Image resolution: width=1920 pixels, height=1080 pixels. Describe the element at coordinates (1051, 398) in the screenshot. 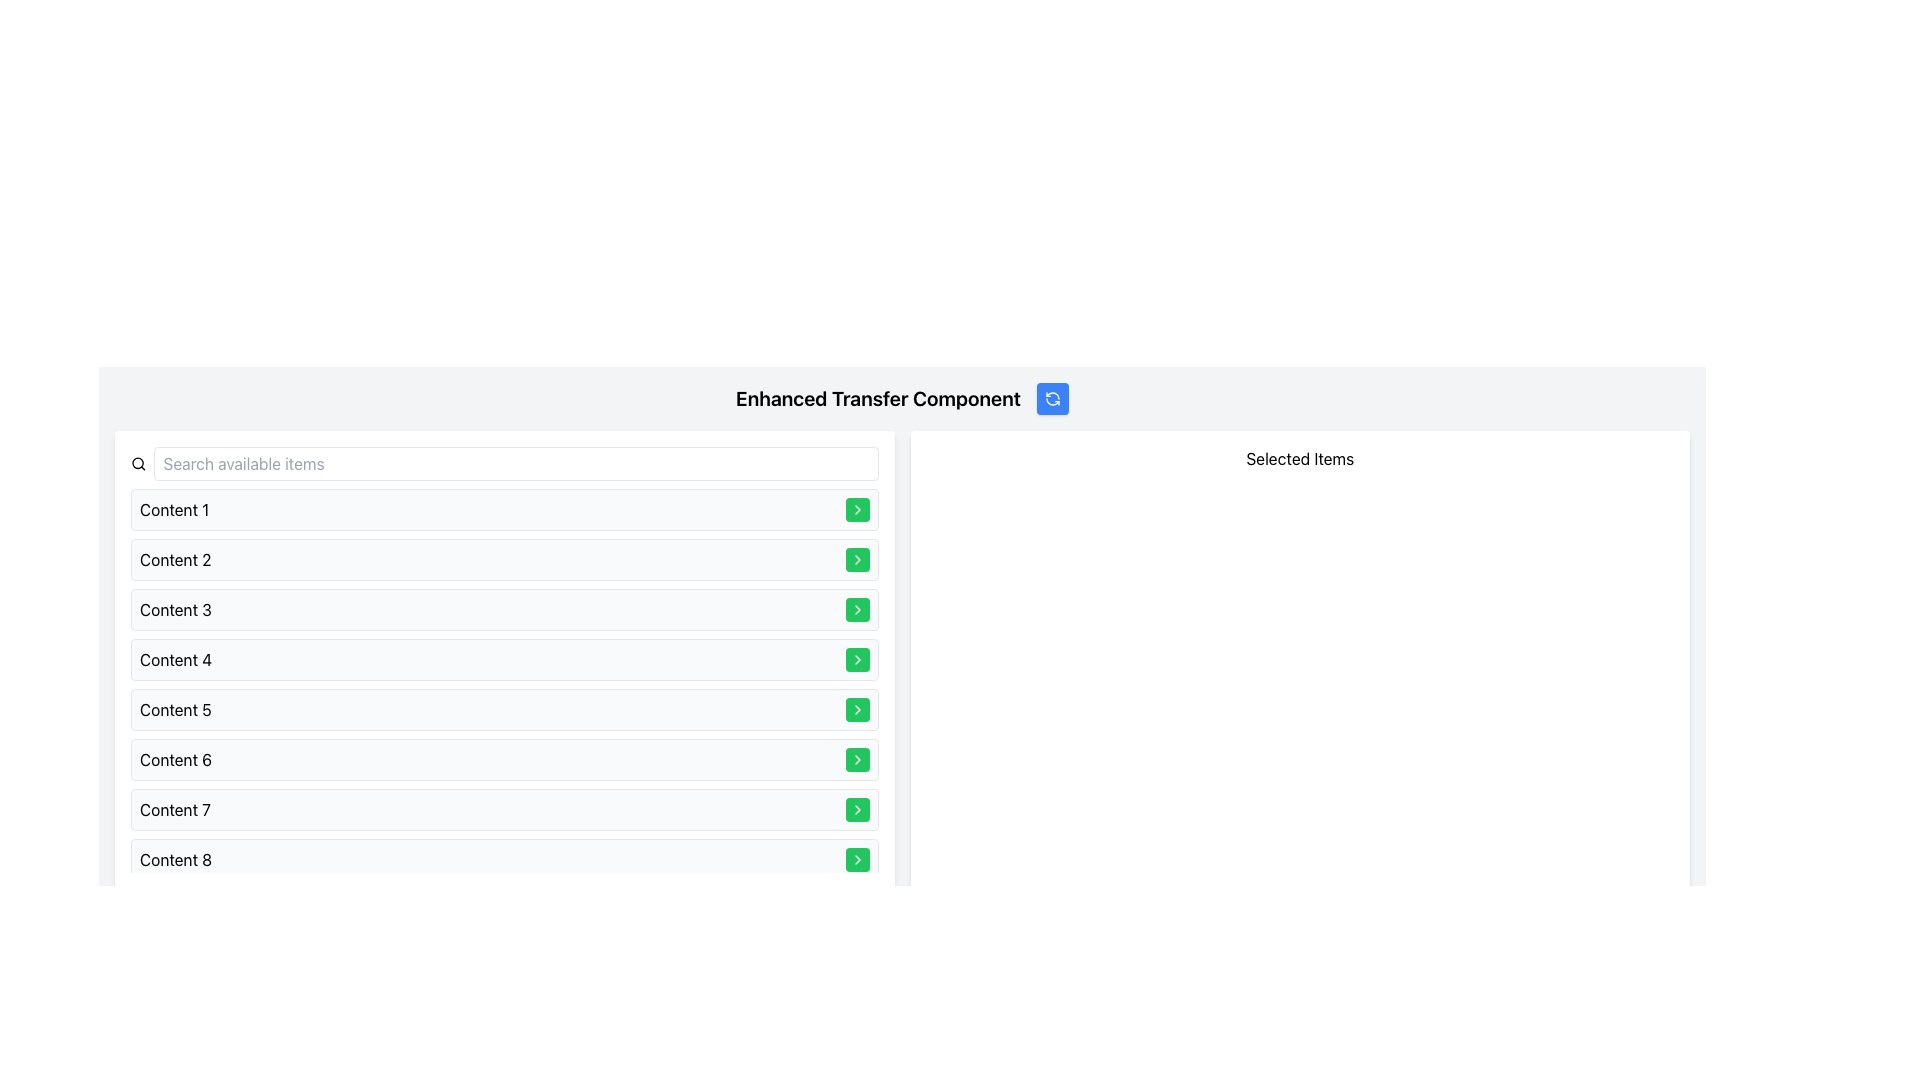

I see `the small blue button with a white circular arrow icon located next to the 'Enhanced Transfer Component' heading` at that location.